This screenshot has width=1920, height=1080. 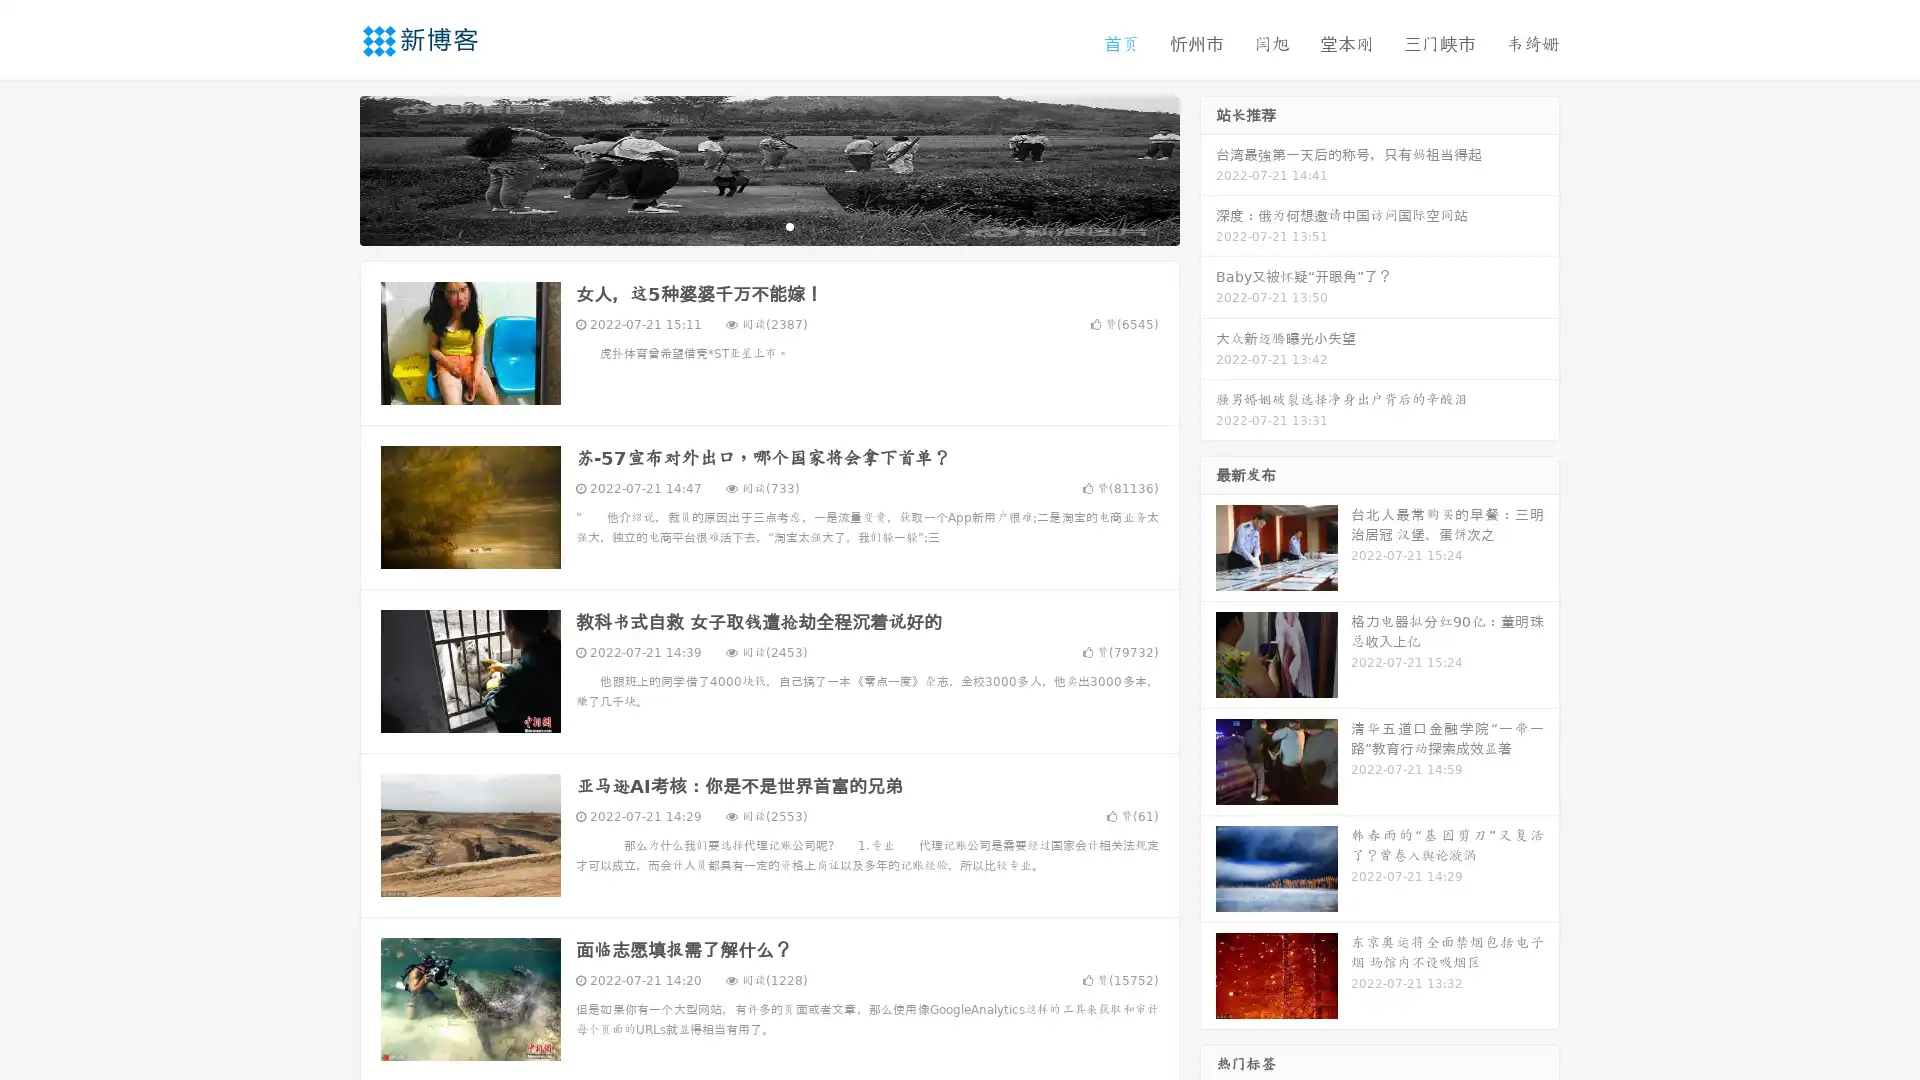 I want to click on Go to slide 3, so click(x=789, y=225).